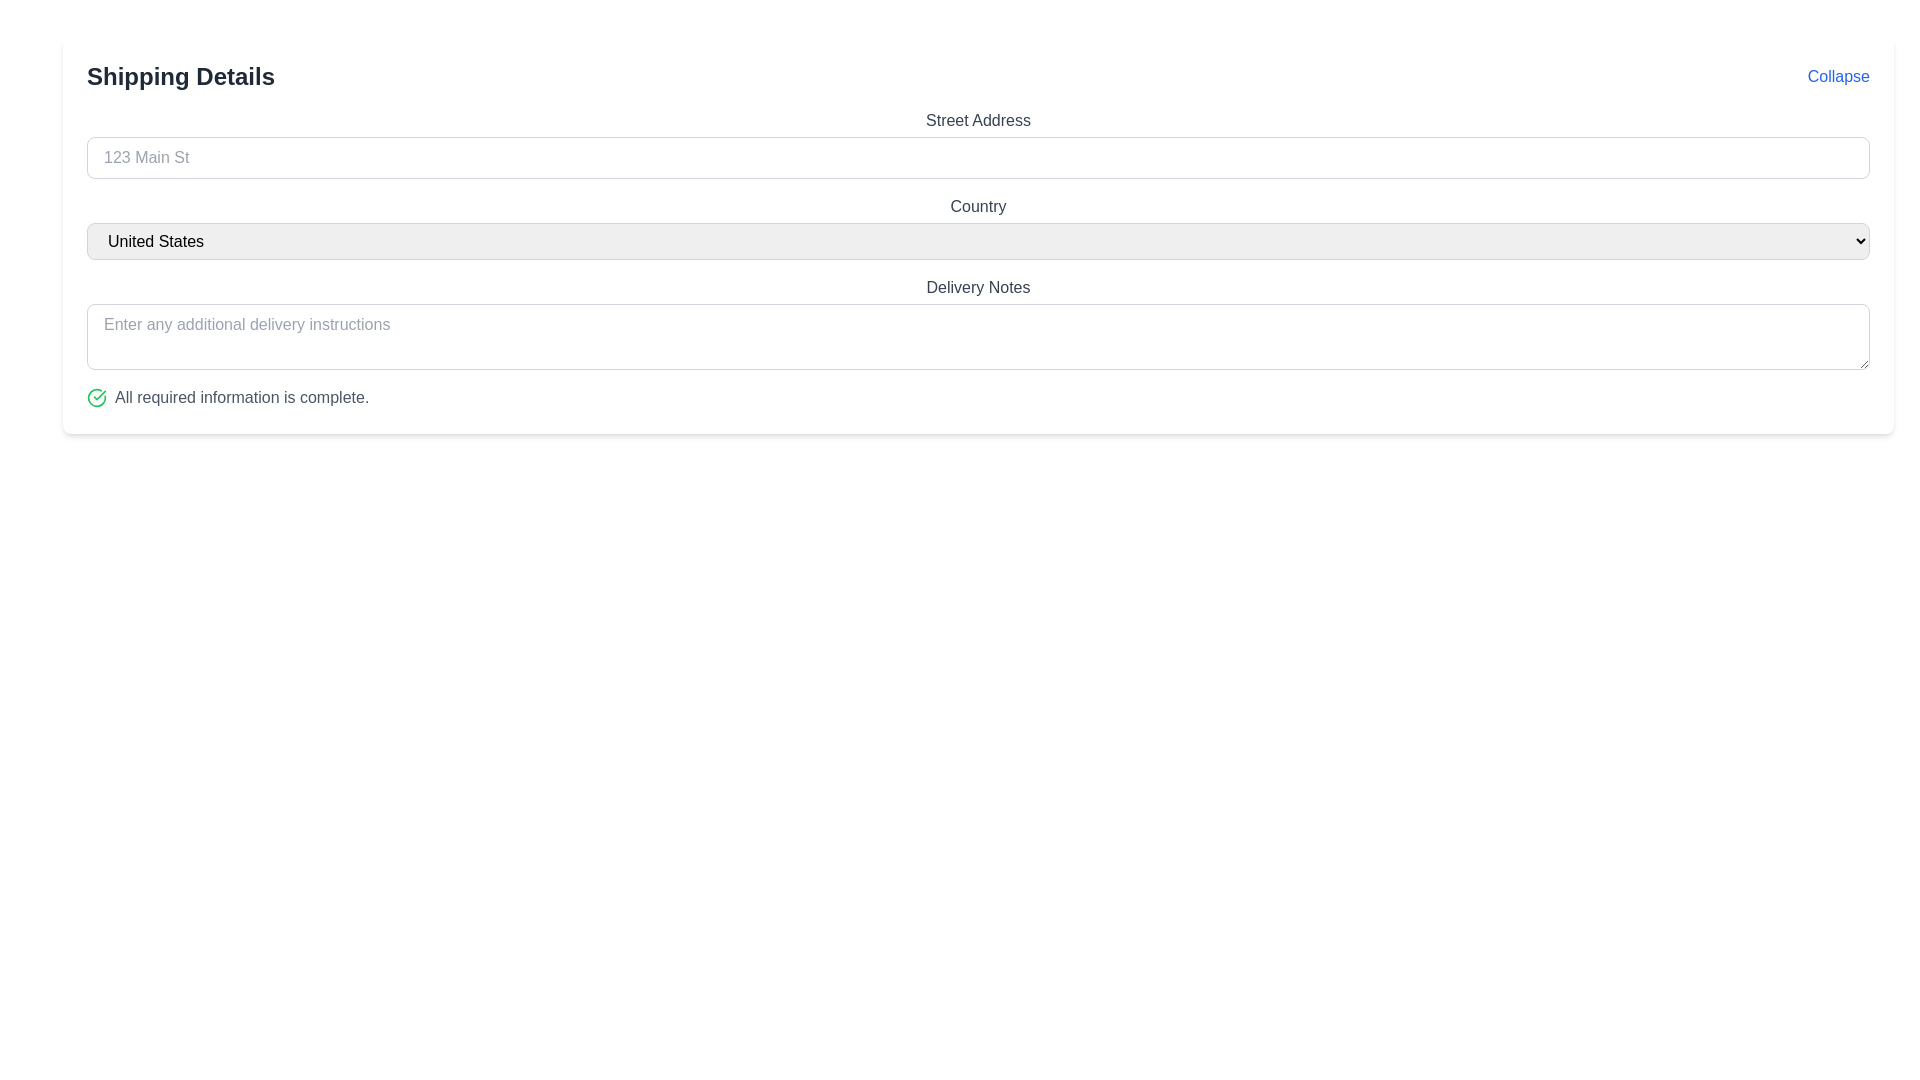 The image size is (1920, 1080). I want to click on the descriptive label for the country selection dropdown menu located in the upper central region of the interface, so click(978, 207).